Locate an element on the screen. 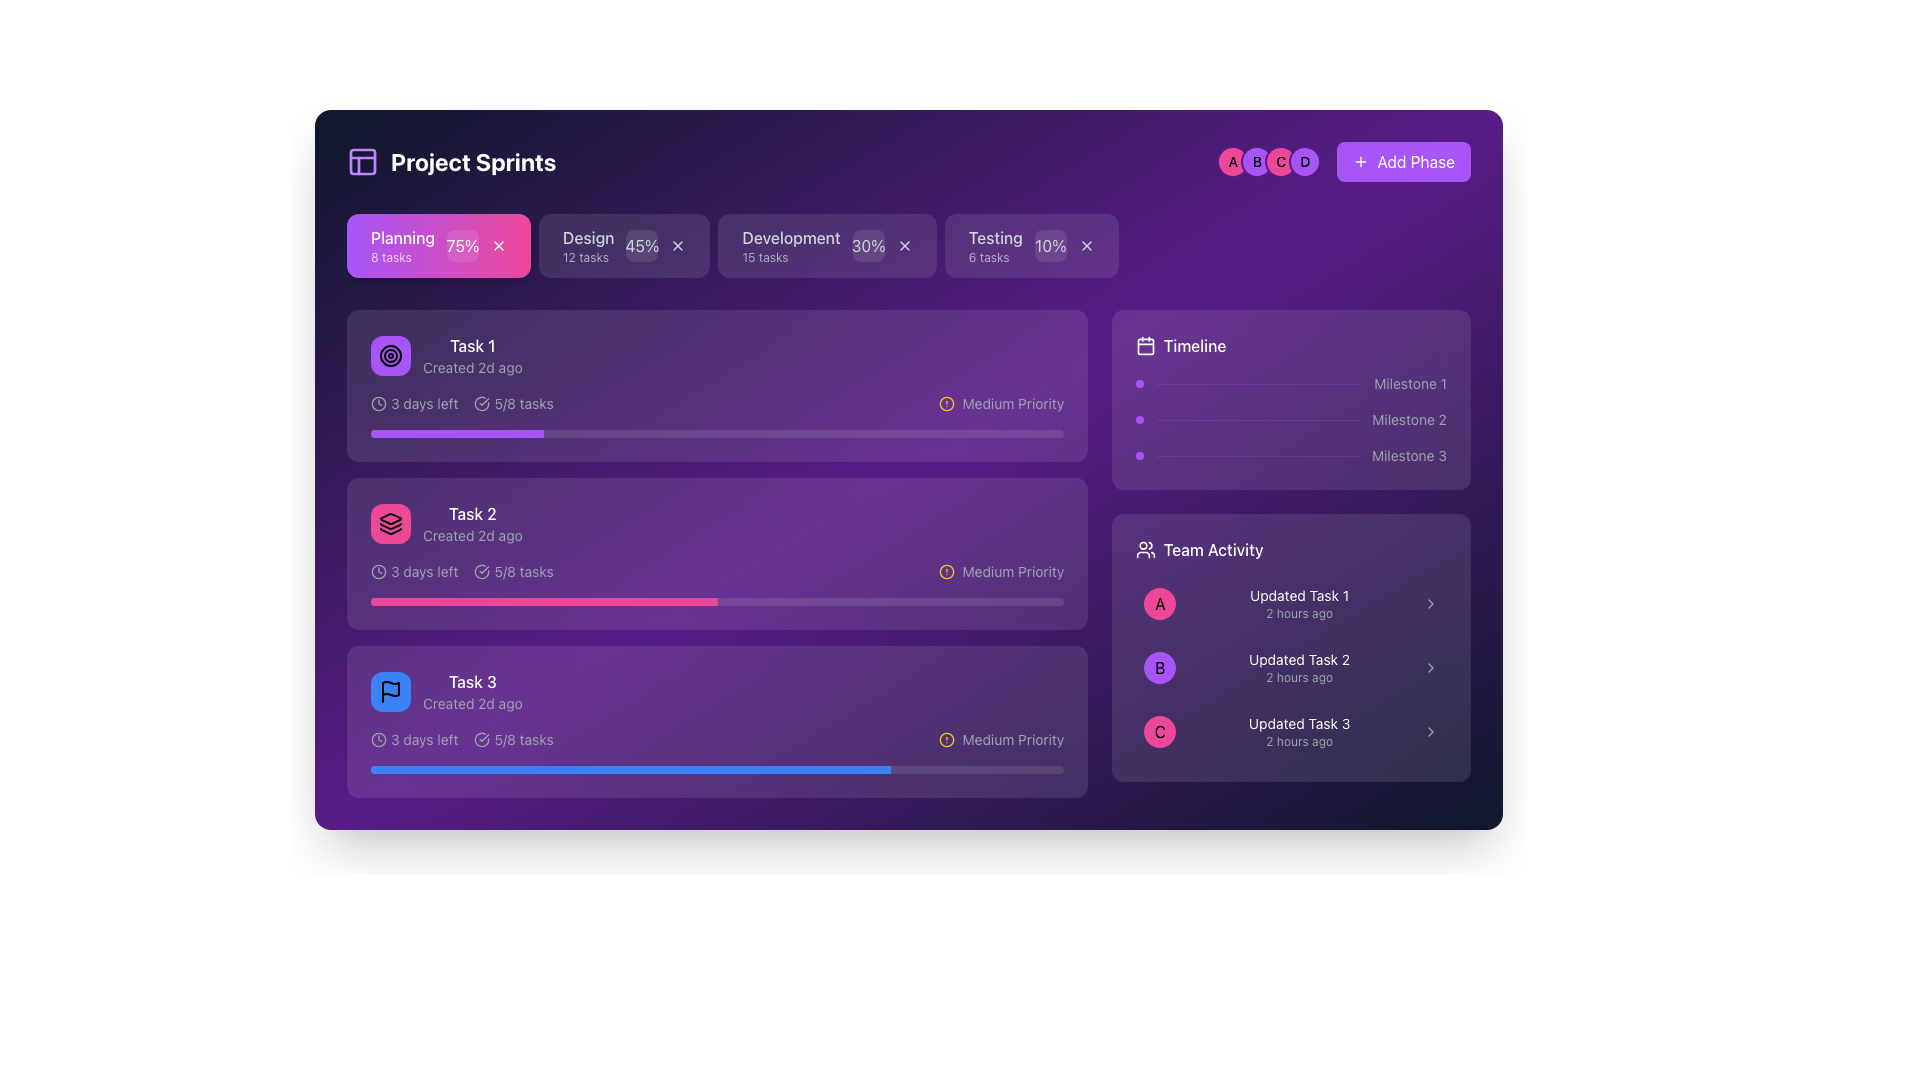  the text label displaying 'Created 2d ago', which is located beneath the title 'Task 1' and aligned to the left is located at coordinates (471, 367).